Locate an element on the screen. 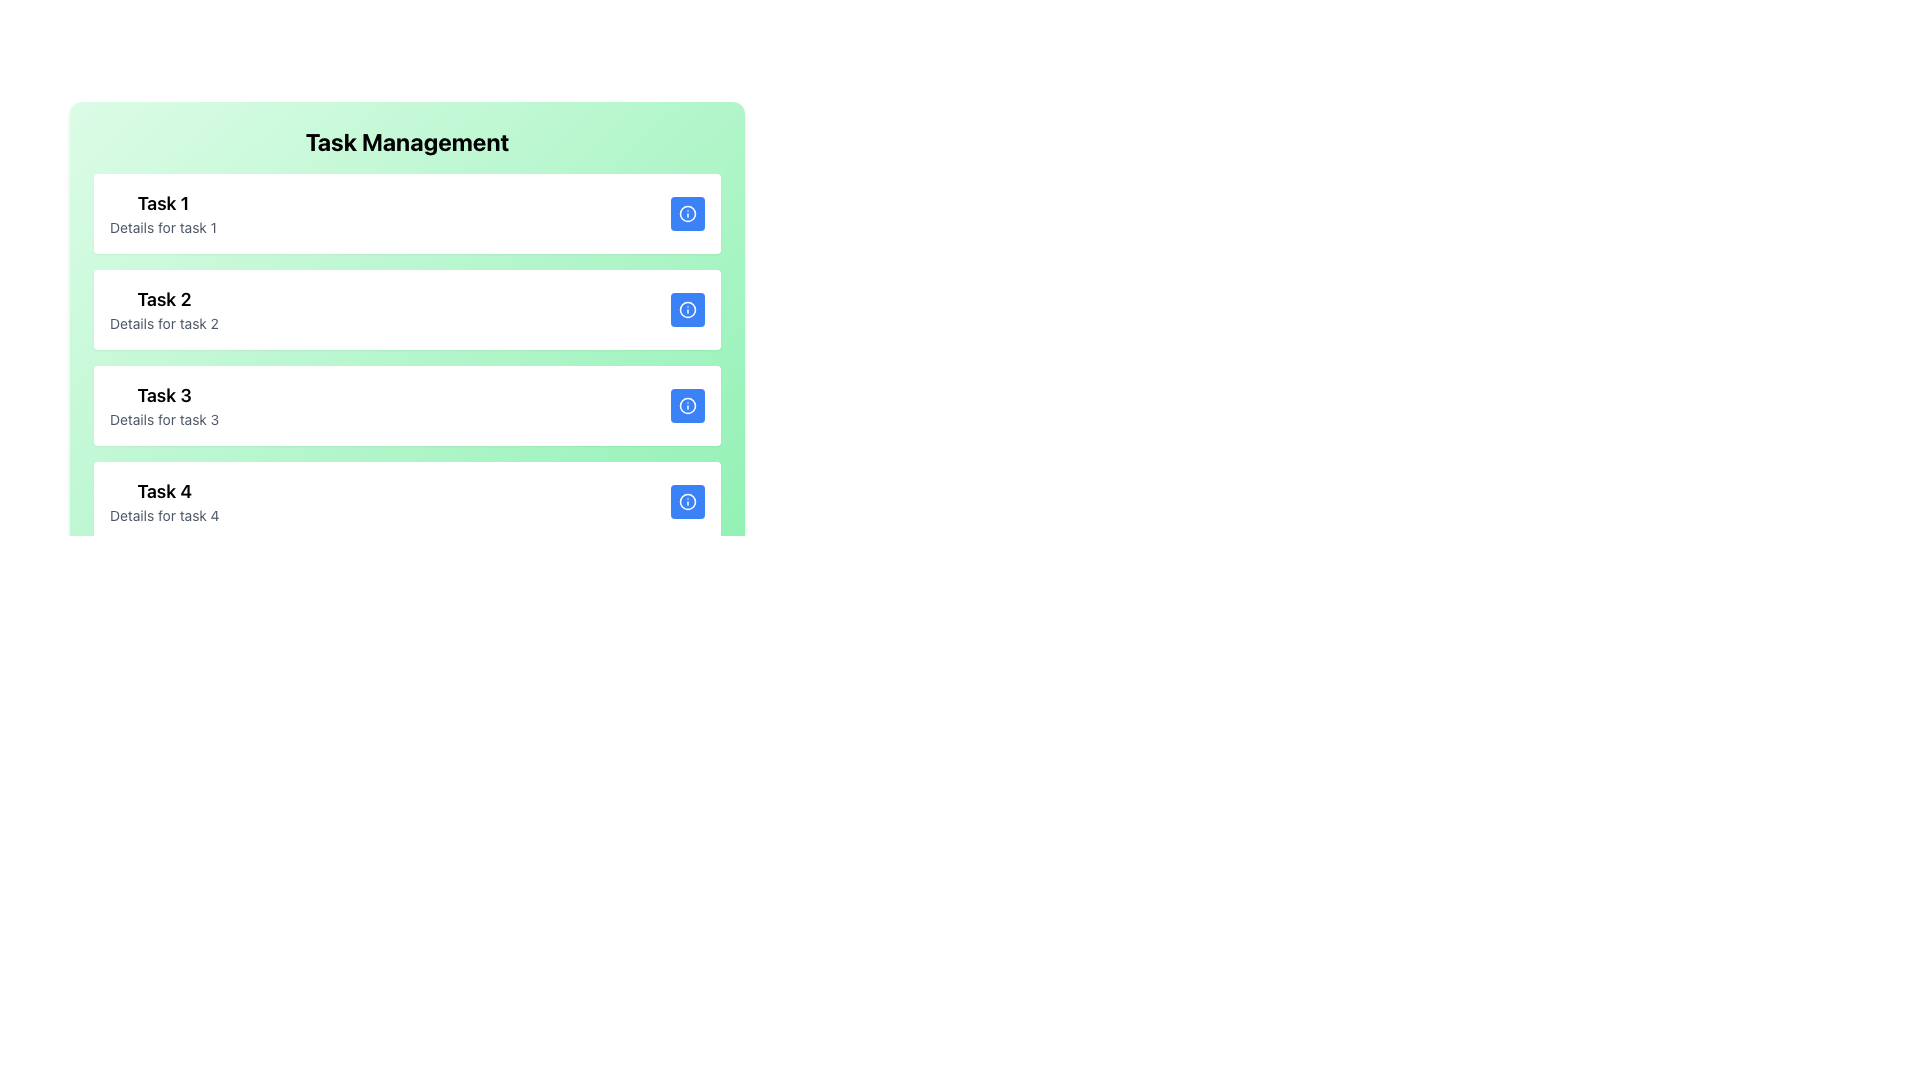 The image size is (1920, 1080). the circular blue icon located on the right side of the entry for 'Task 3' in the task list is located at coordinates (687, 405).